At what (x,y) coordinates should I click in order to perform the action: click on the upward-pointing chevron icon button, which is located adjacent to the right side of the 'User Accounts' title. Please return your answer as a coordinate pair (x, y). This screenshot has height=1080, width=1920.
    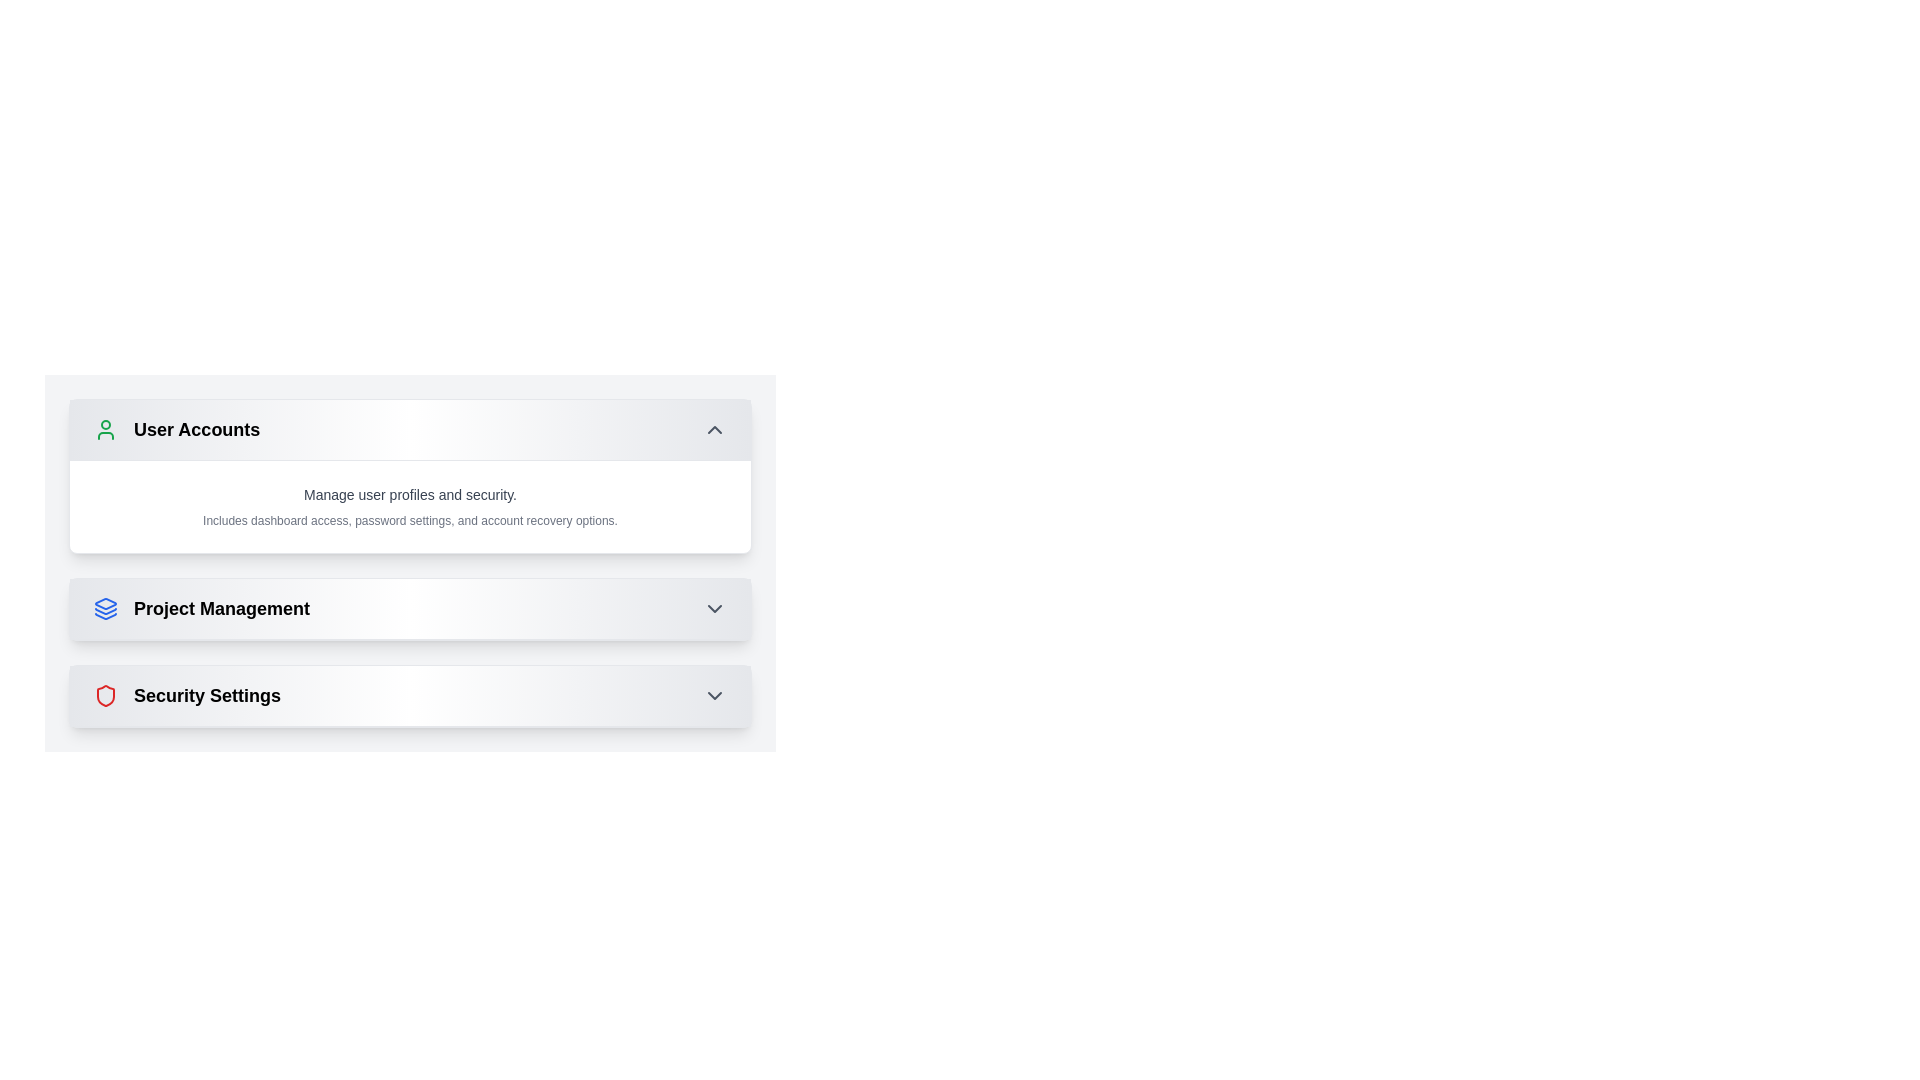
    Looking at the image, I should click on (715, 428).